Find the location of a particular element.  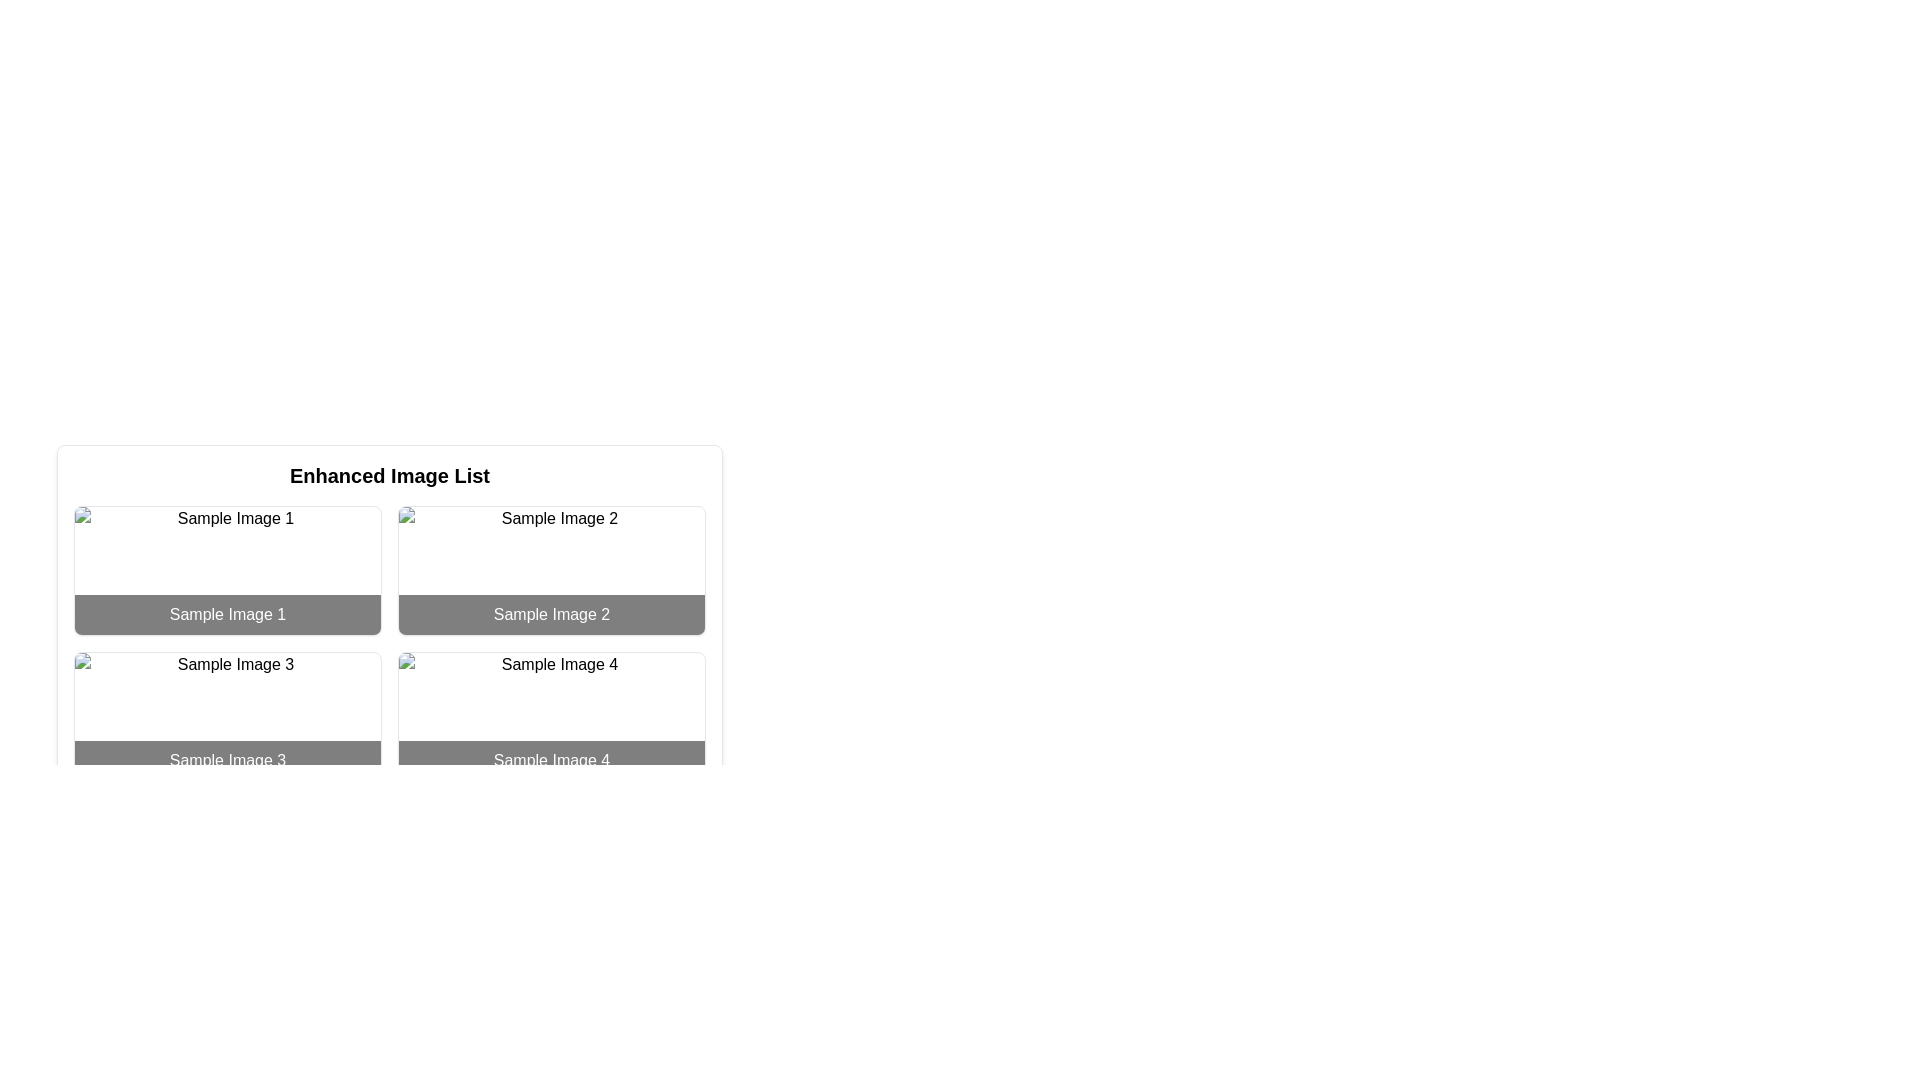

the image with hover effect located is located at coordinates (552, 570).